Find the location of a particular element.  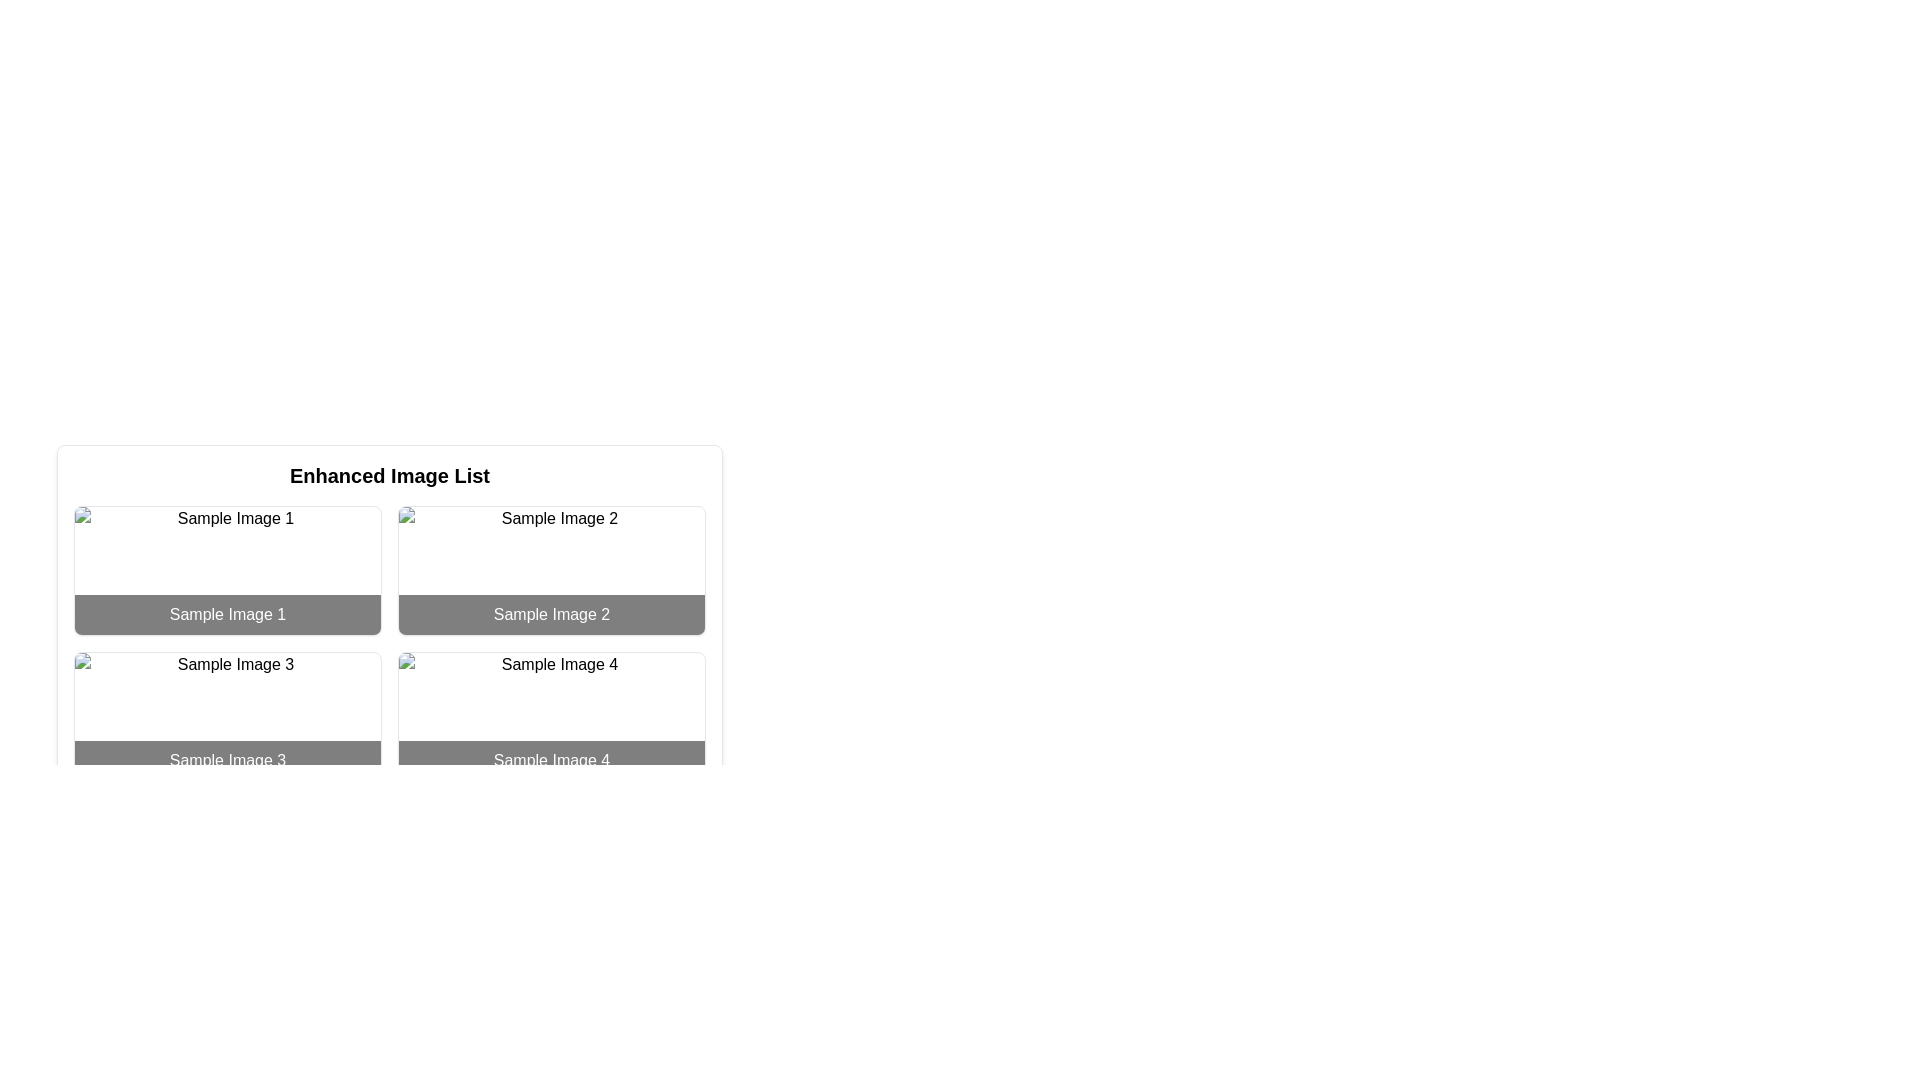

the image with hover effect located is located at coordinates (552, 570).